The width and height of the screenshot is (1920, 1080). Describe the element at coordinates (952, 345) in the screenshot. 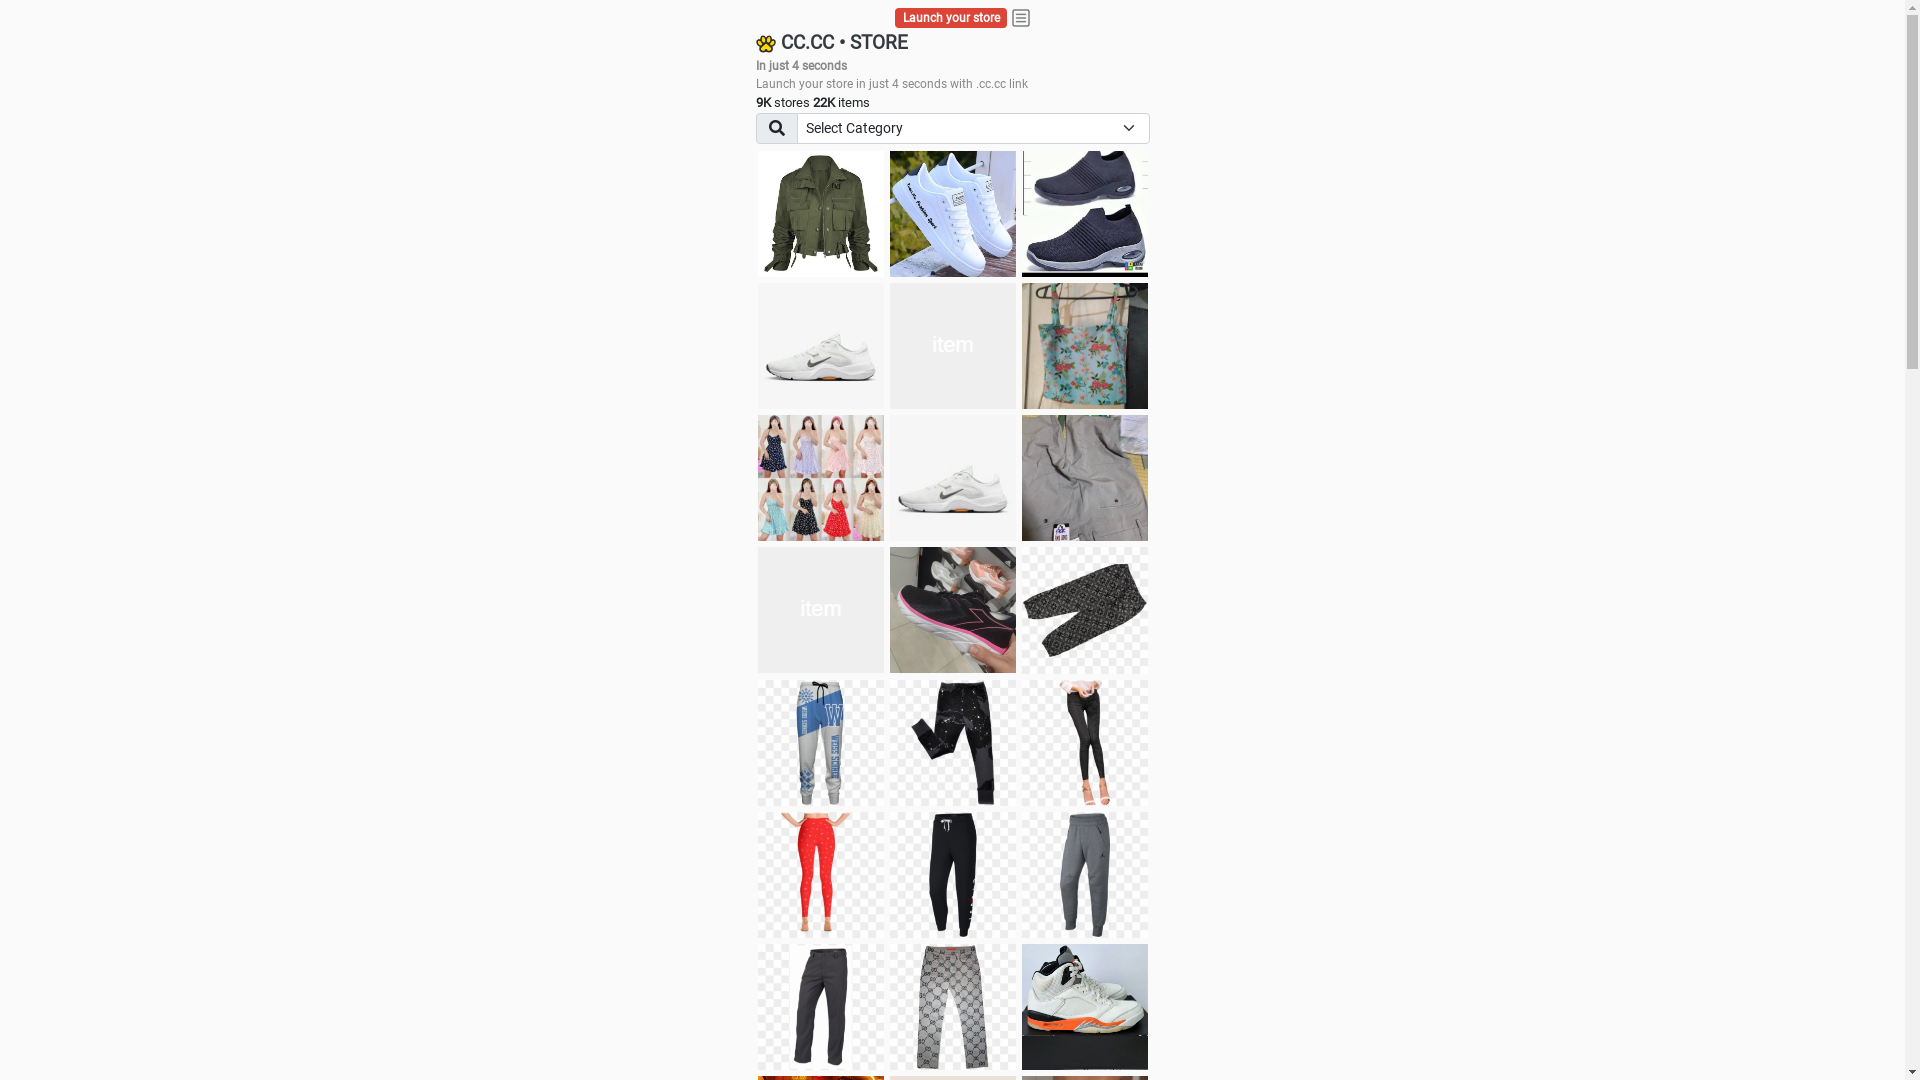

I see `'Things we need'` at that location.